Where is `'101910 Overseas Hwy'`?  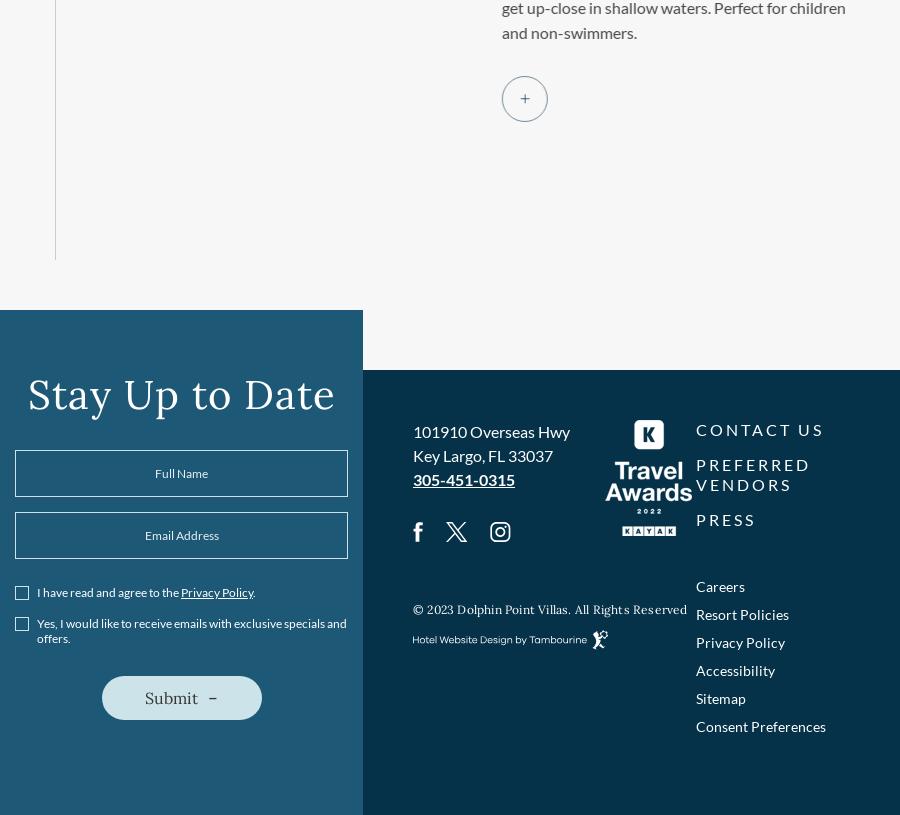
'101910 Overseas Hwy' is located at coordinates (490, 431).